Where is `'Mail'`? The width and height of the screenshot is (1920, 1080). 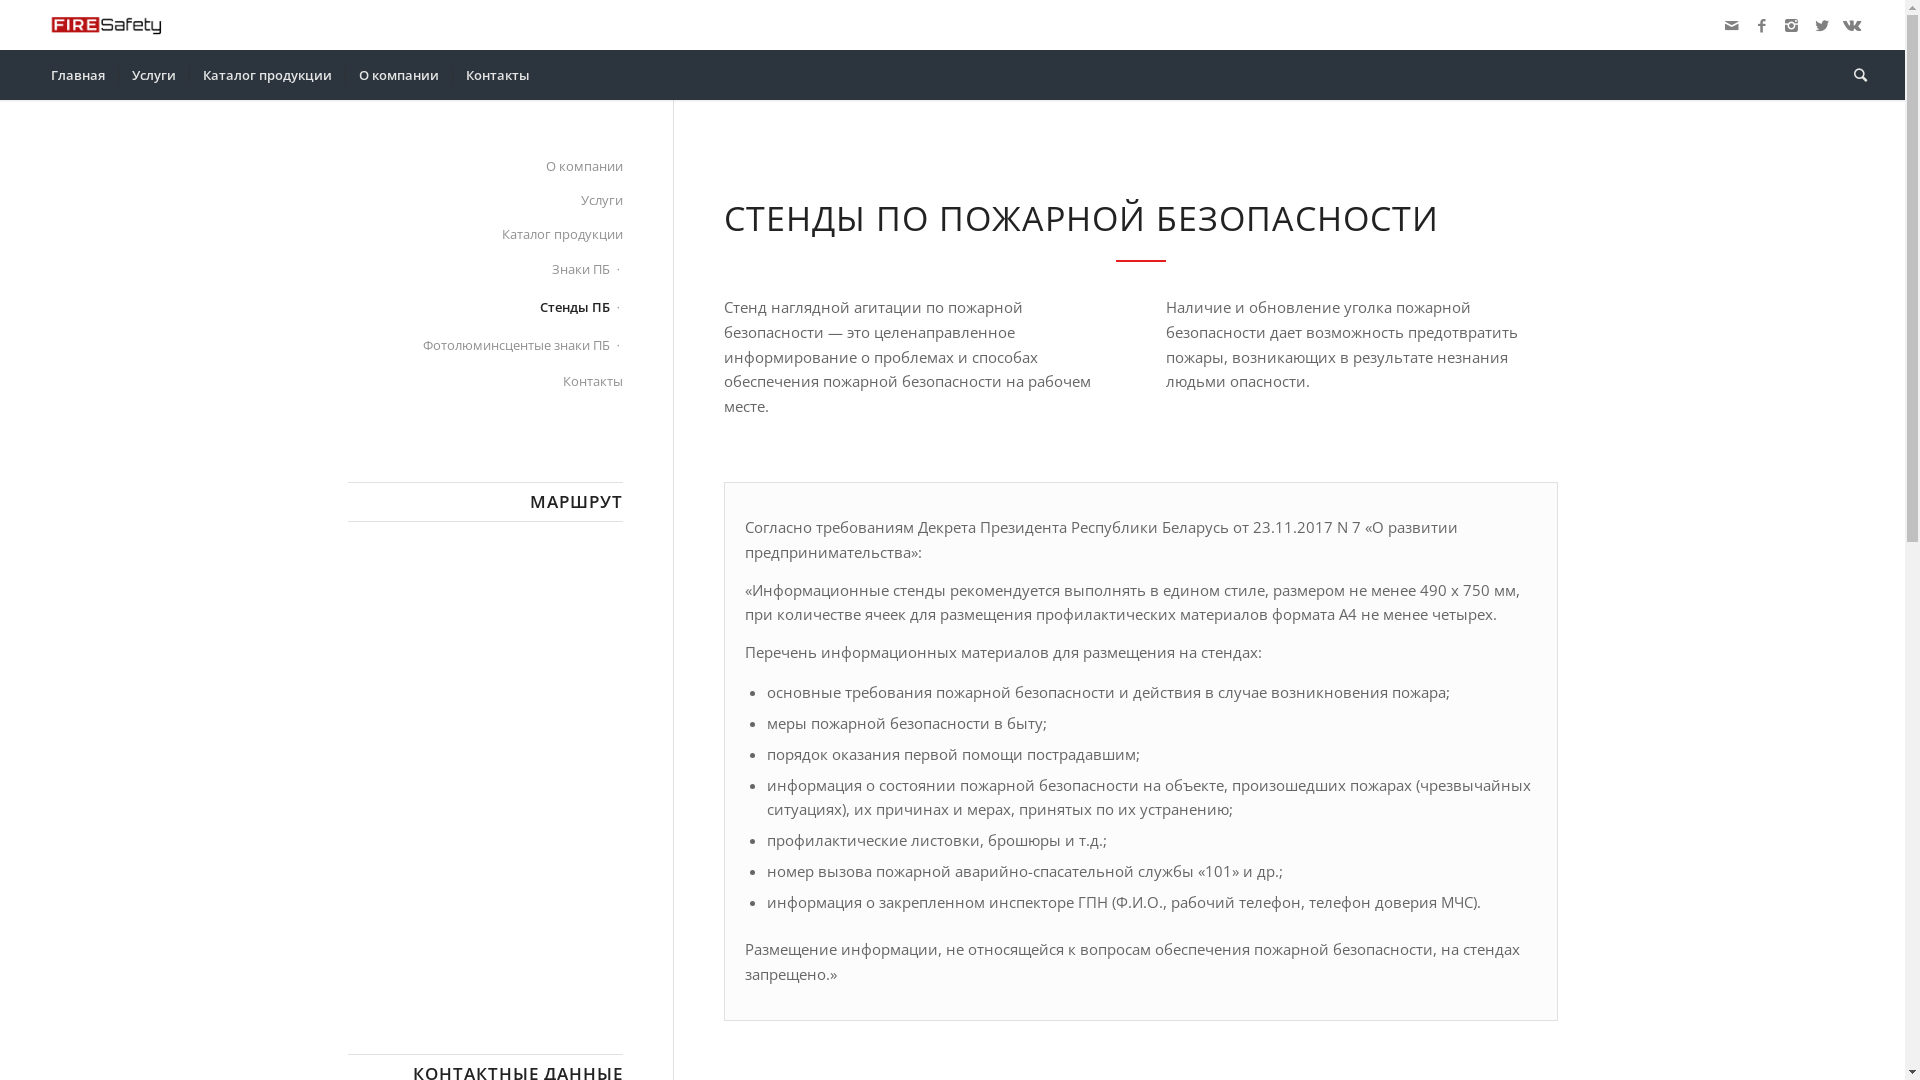
'Mail' is located at coordinates (1731, 24).